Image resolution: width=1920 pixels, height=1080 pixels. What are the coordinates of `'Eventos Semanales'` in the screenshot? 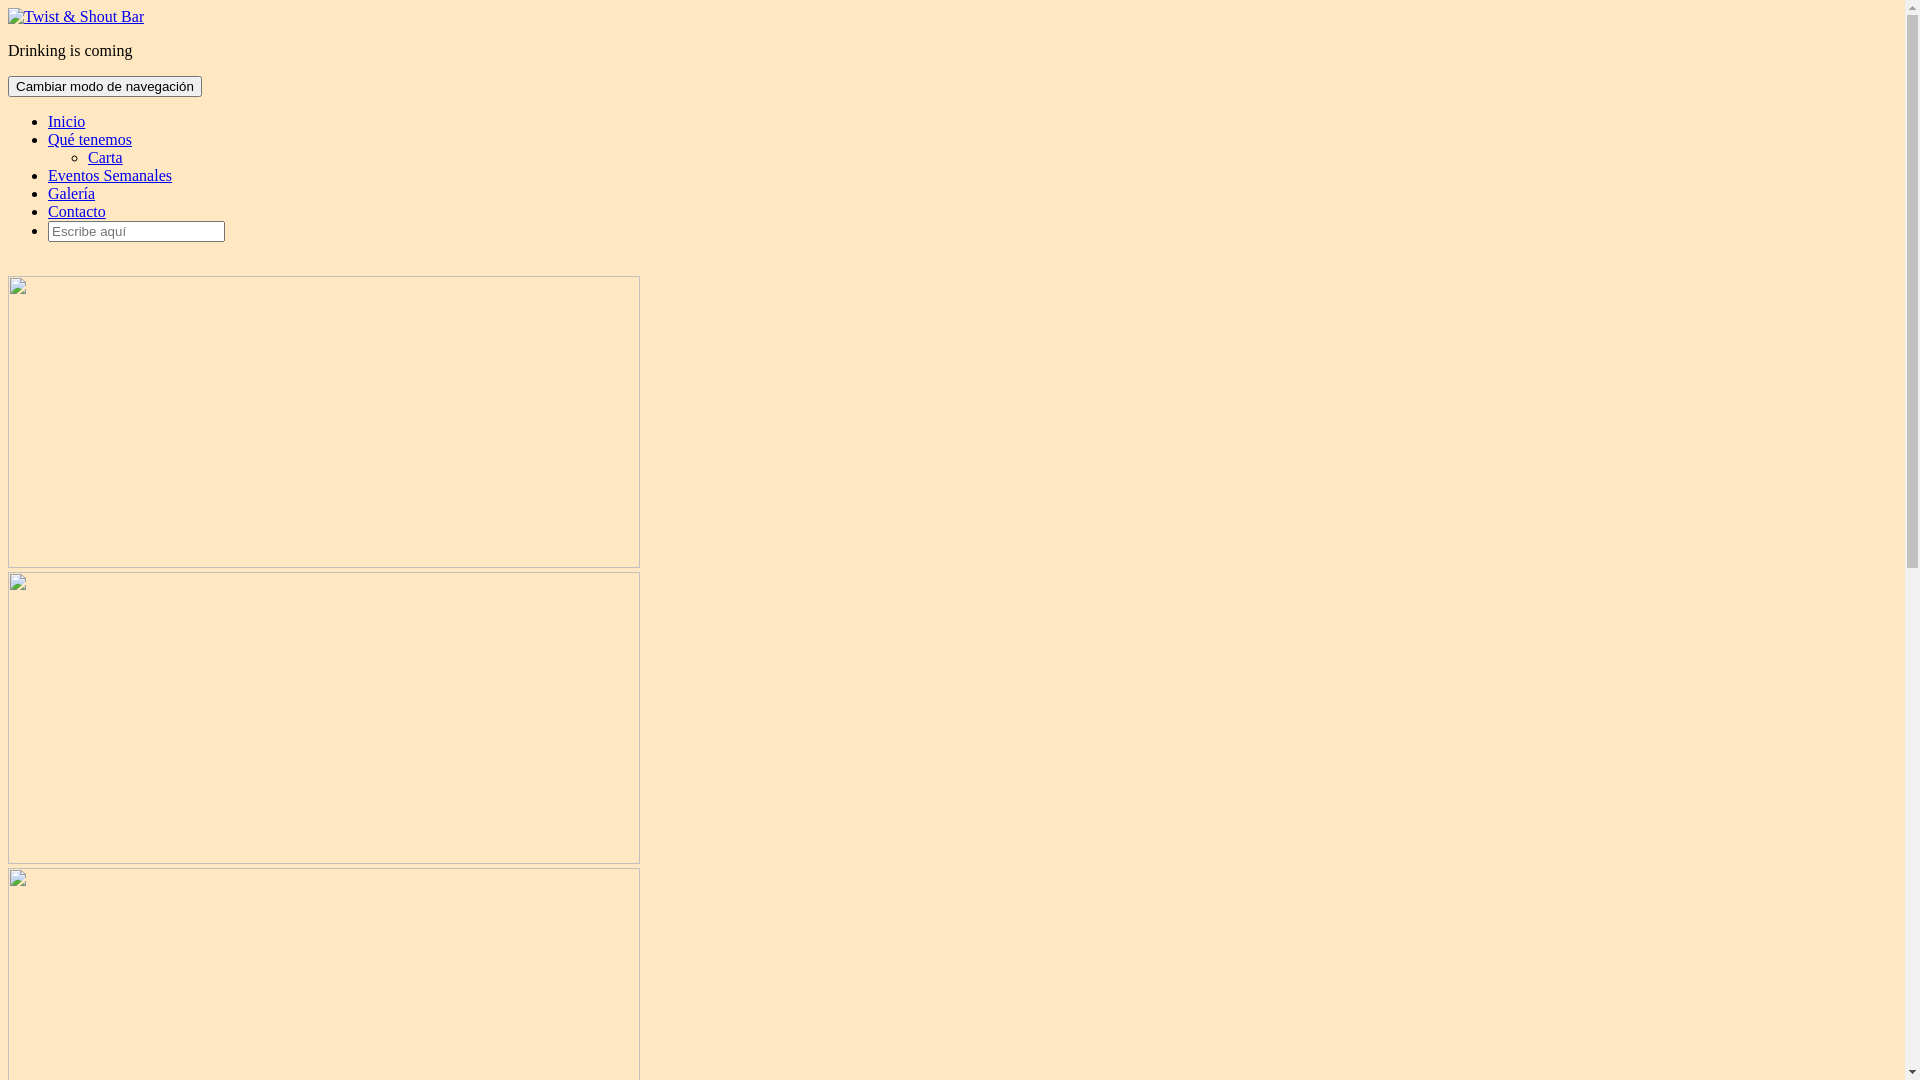 It's located at (109, 174).